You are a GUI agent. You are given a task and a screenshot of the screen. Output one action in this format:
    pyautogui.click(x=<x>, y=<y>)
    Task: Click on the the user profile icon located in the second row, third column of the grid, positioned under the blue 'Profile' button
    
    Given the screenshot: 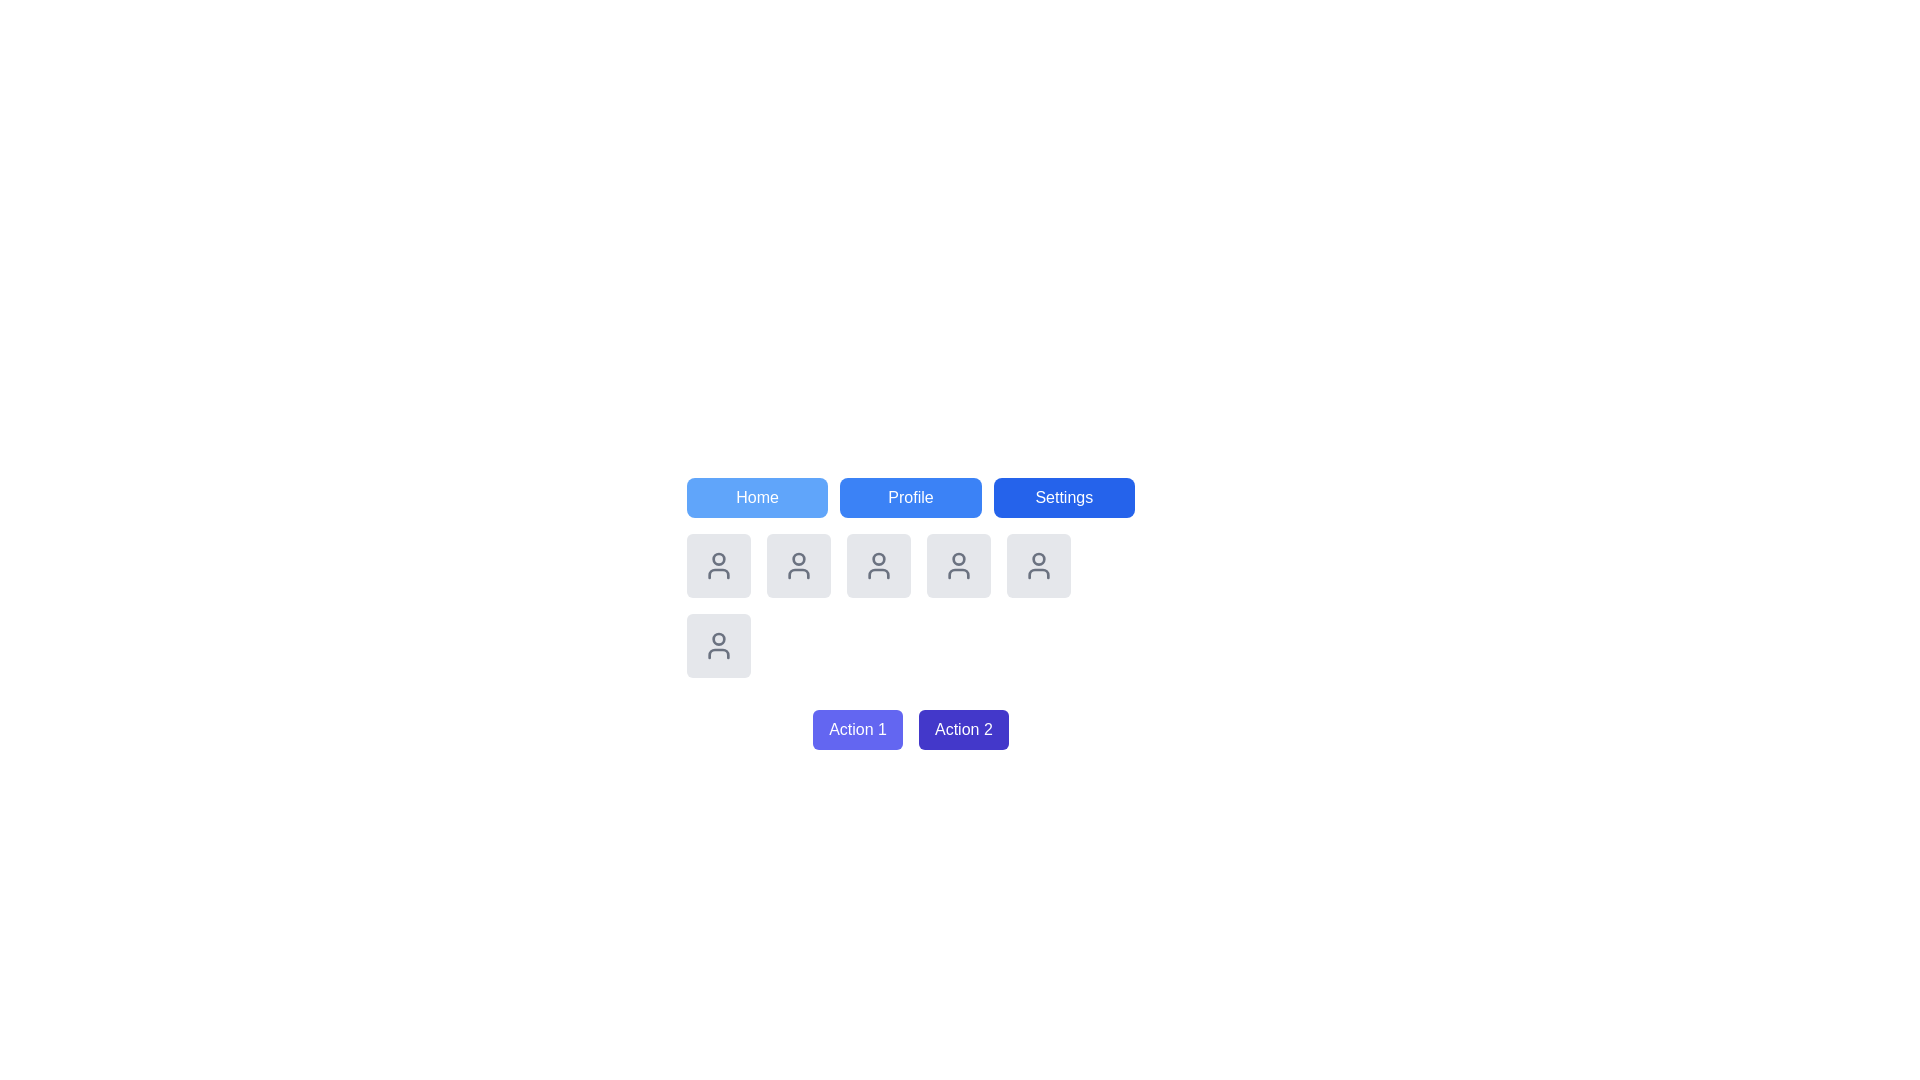 What is the action you would take?
    pyautogui.click(x=878, y=566)
    